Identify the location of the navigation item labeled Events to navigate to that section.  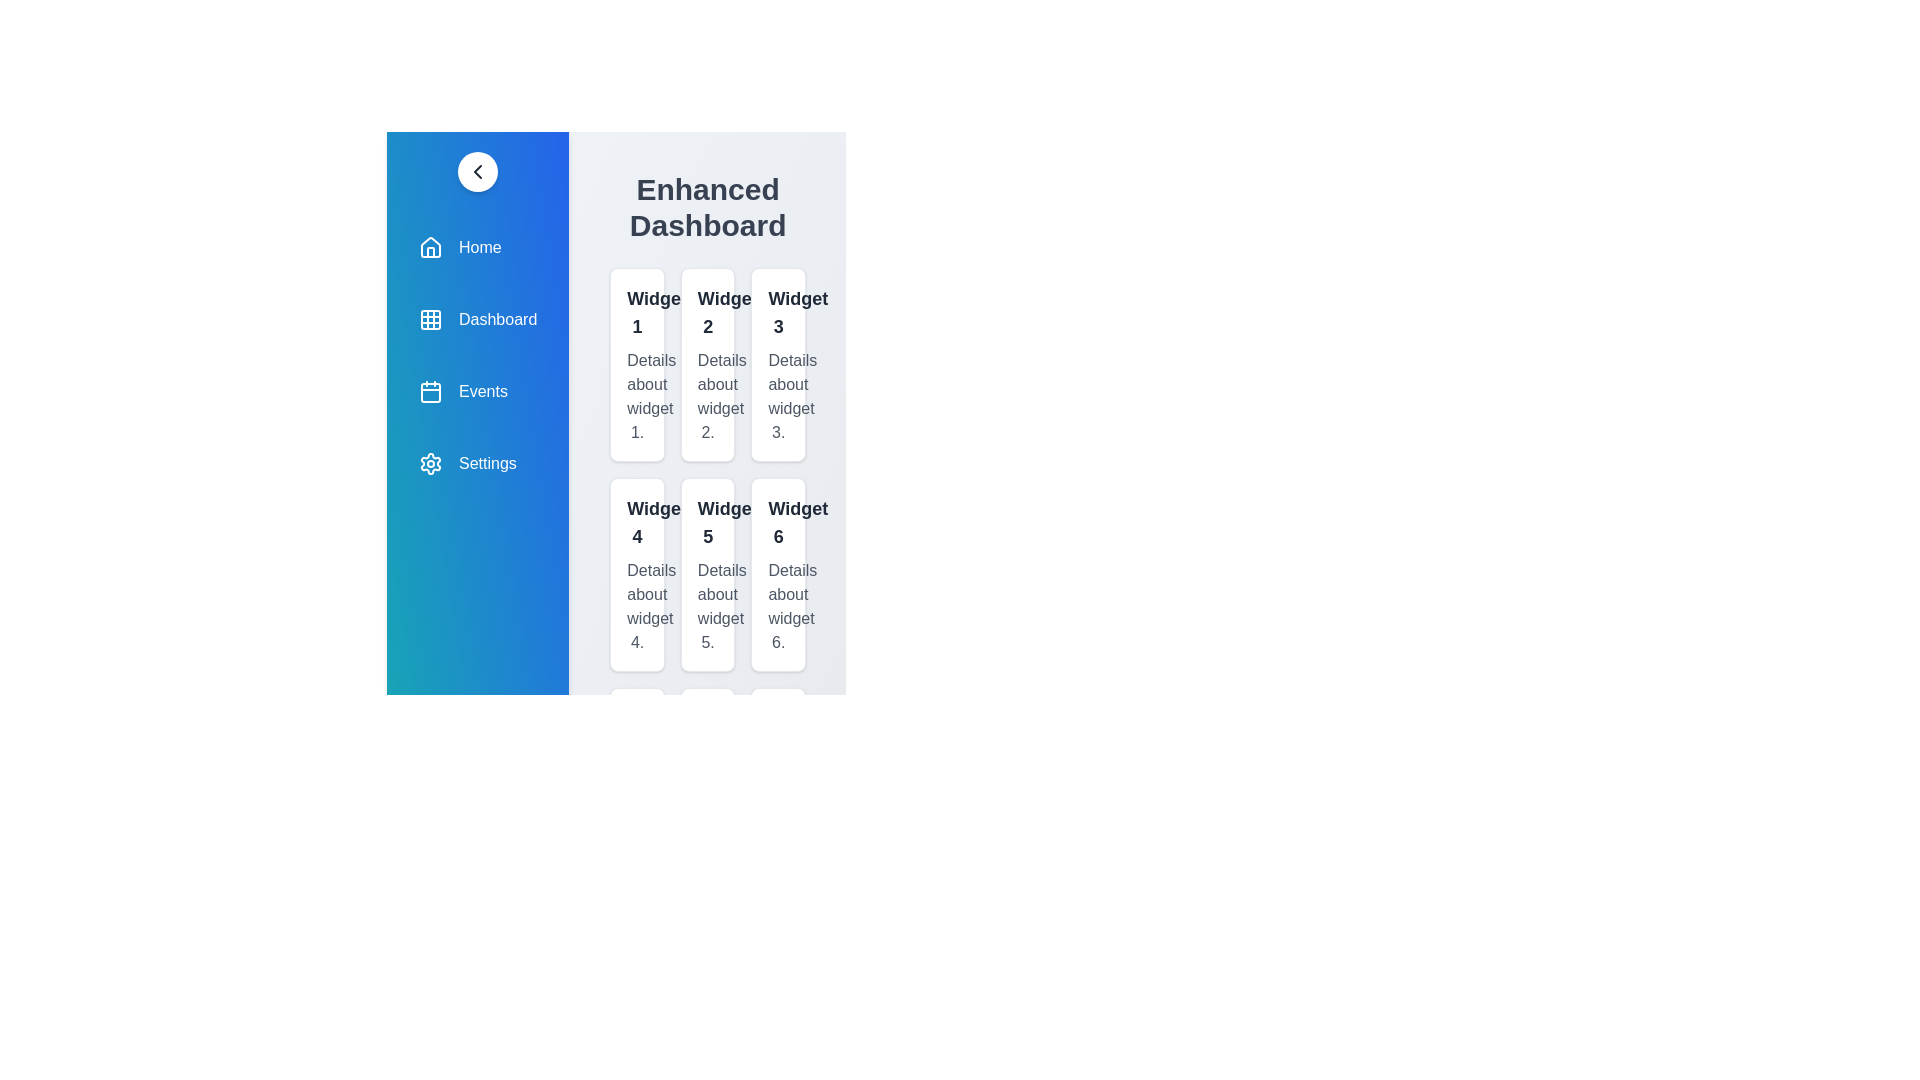
(477, 392).